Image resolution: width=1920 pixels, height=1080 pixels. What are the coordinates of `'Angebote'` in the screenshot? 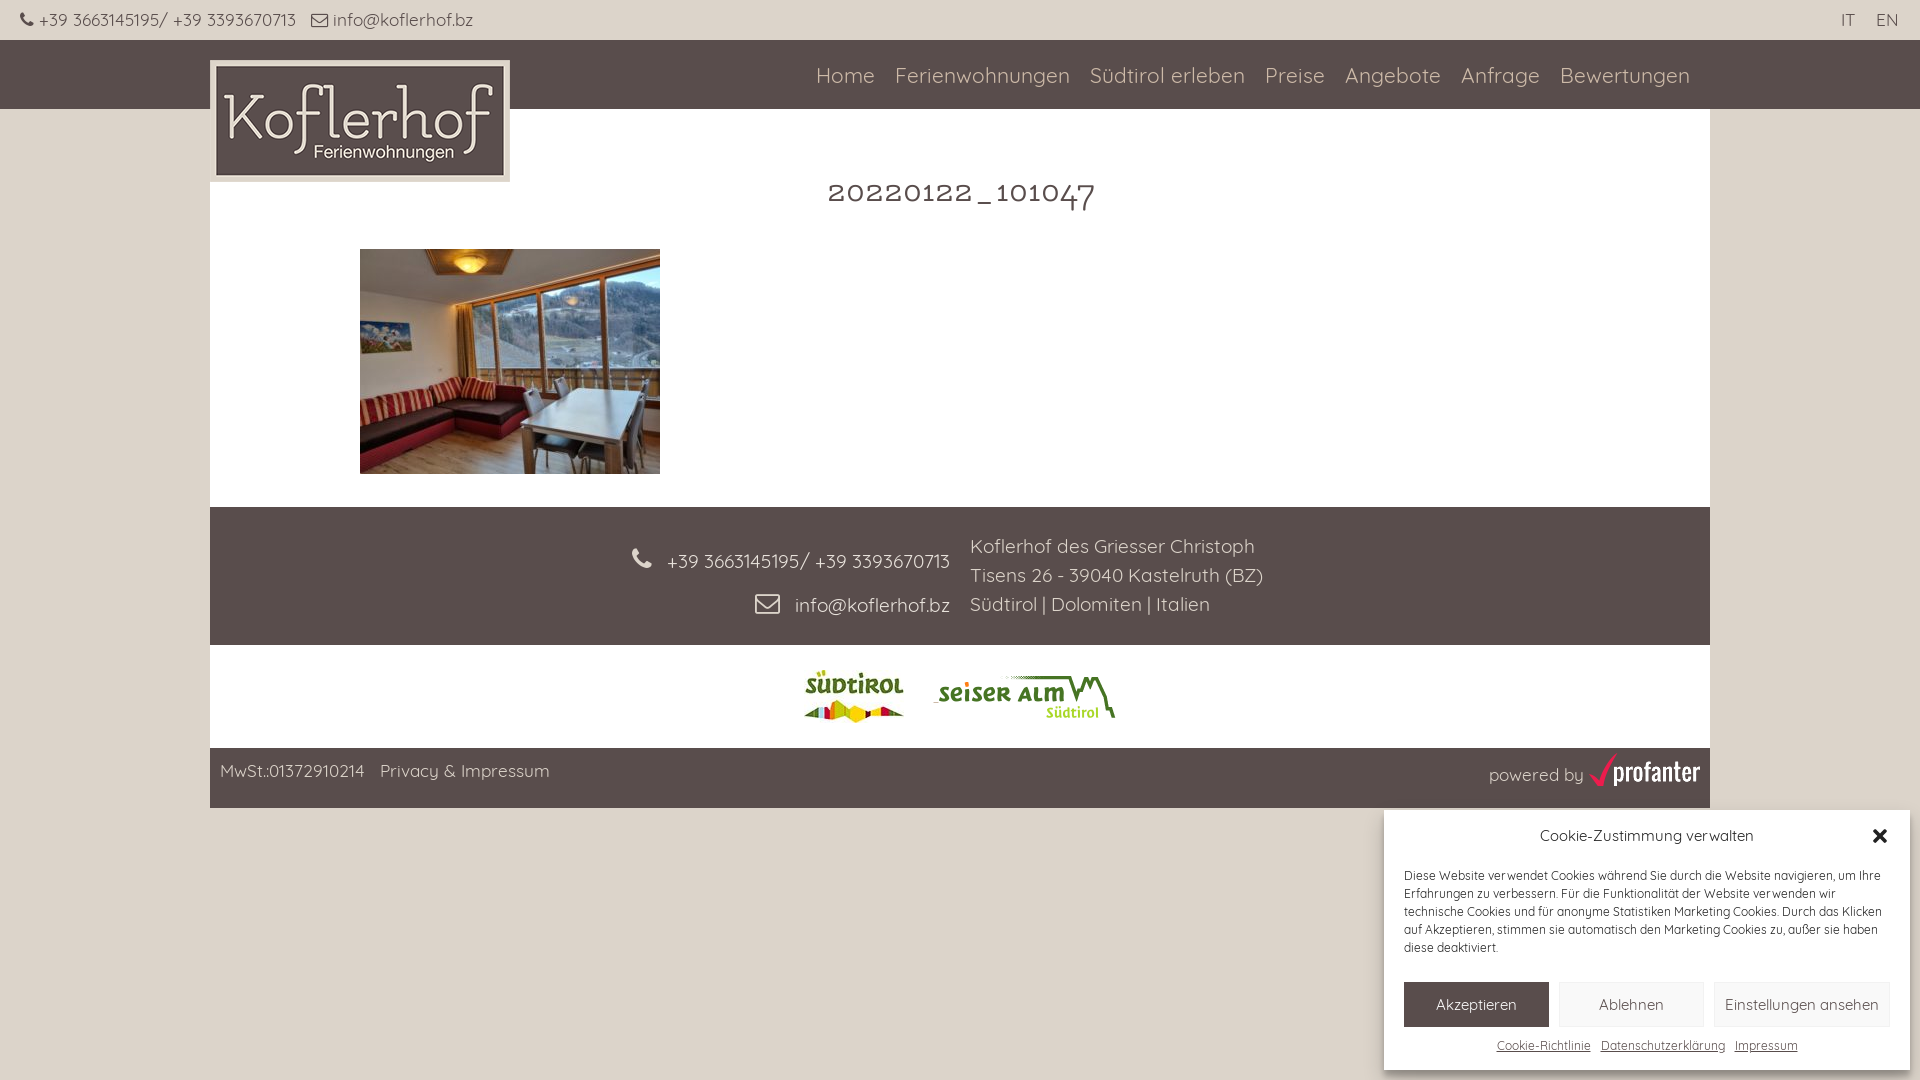 It's located at (1391, 75).